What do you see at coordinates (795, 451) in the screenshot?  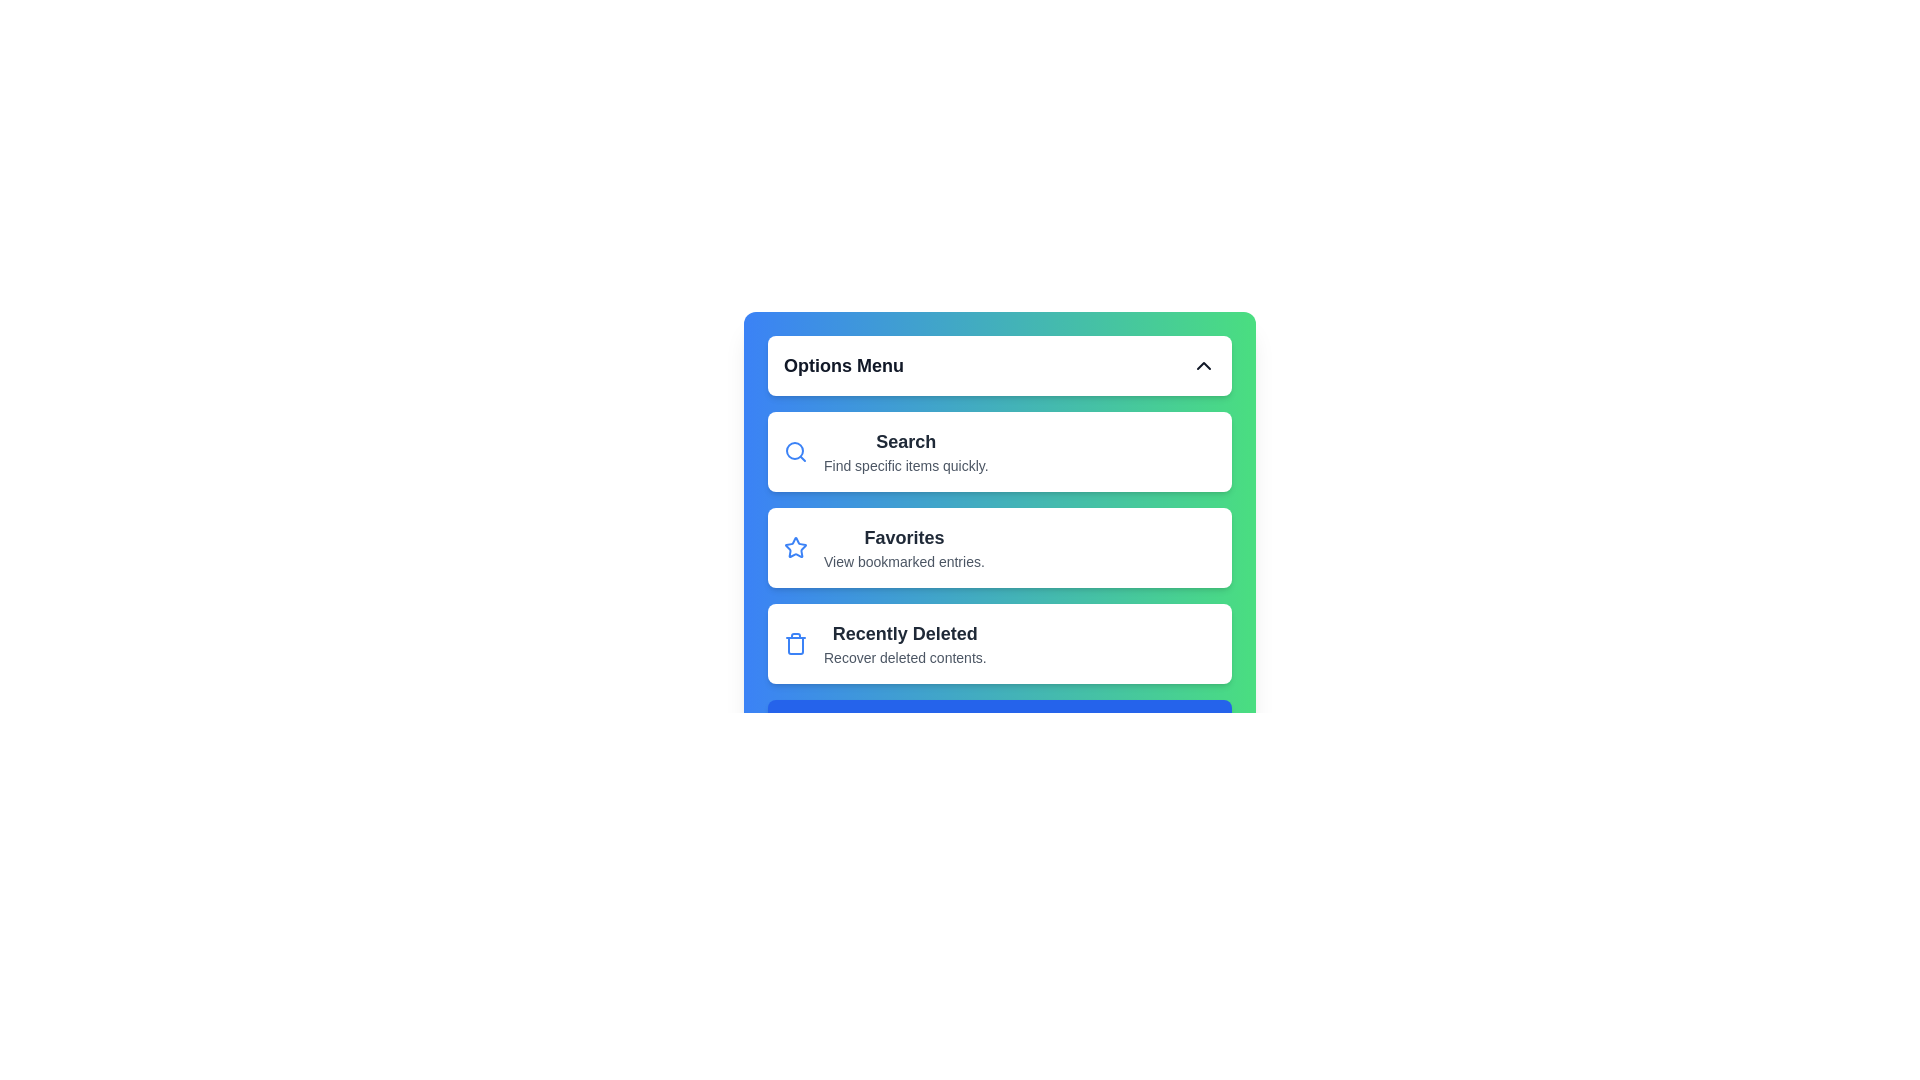 I see `the magnifying glass icon associated with the search functionality located in the upper left corner of the first card in the options menu` at bounding box center [795, 451].